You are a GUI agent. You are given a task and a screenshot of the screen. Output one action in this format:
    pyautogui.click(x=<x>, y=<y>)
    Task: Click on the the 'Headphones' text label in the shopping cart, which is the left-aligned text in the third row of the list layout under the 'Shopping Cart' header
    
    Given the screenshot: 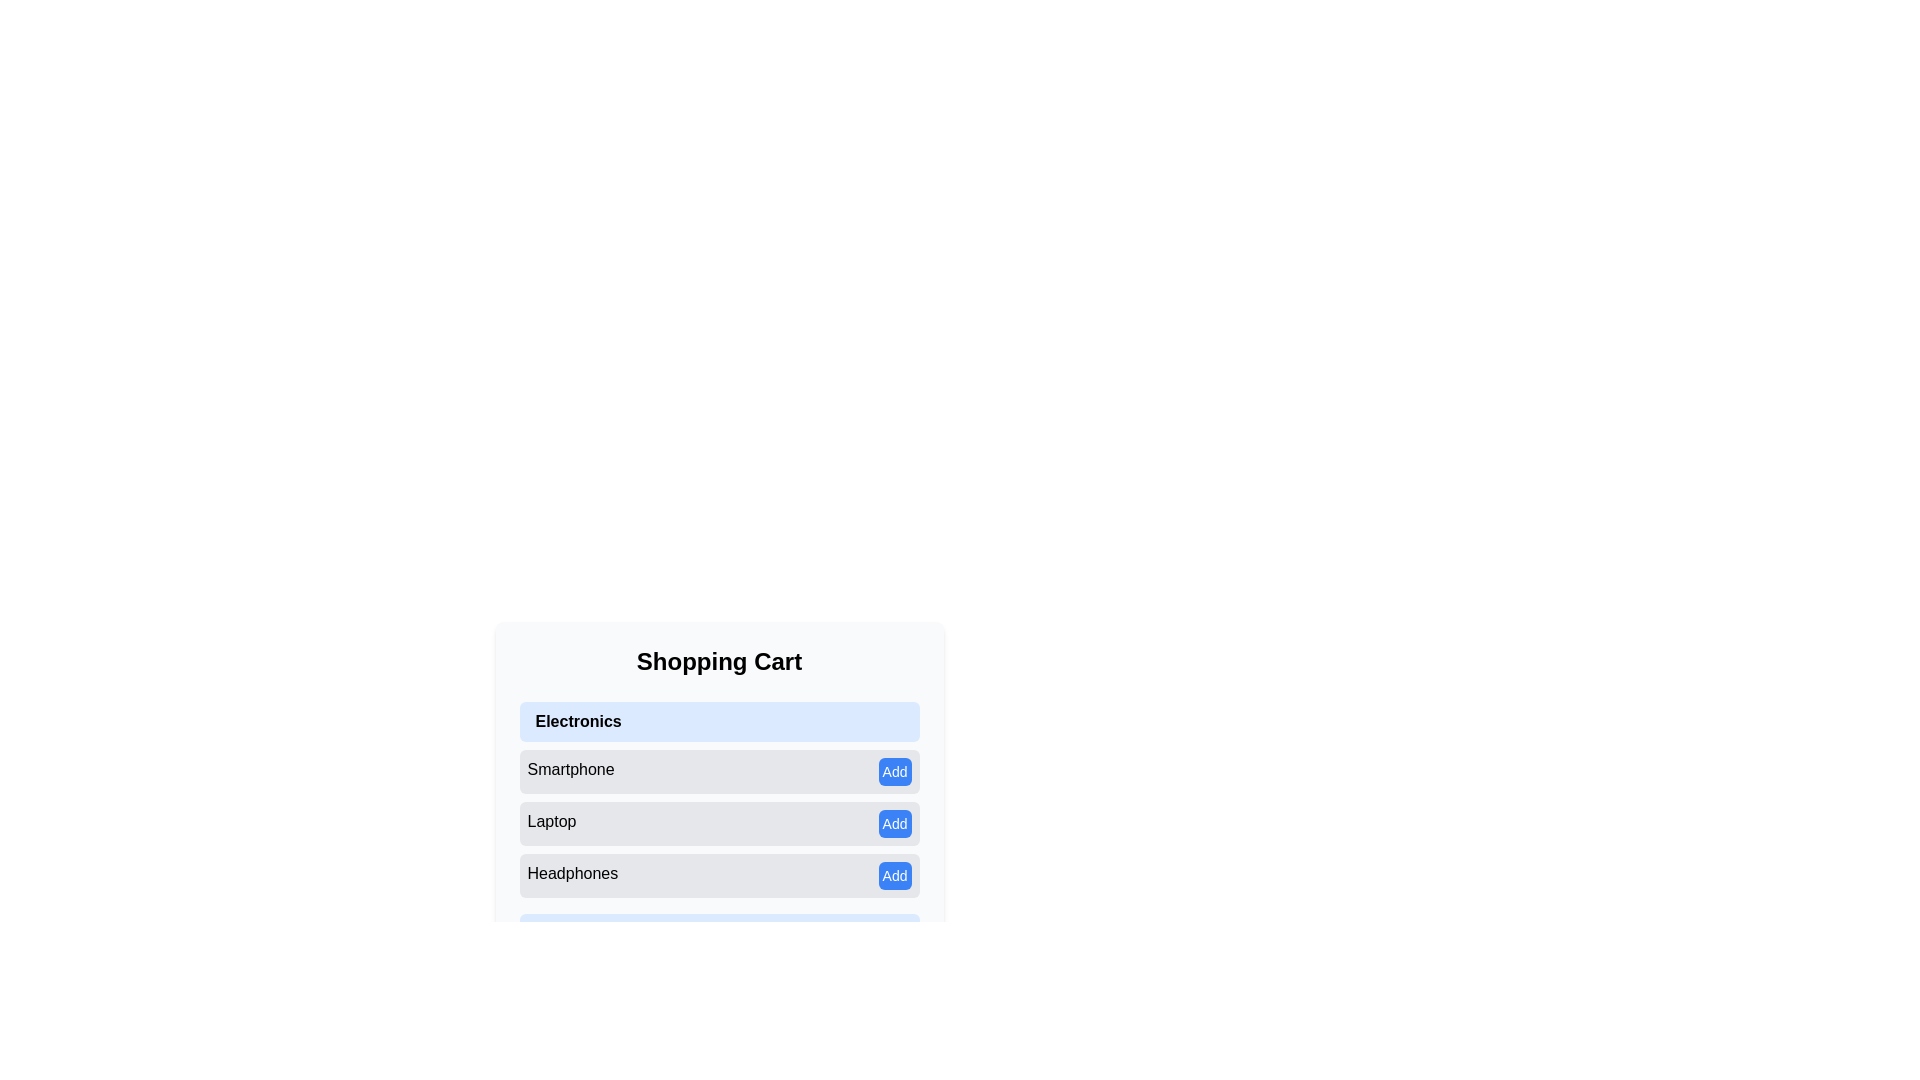 What is the action you would take?
    pyautogui.click(x=571, y=874)
    